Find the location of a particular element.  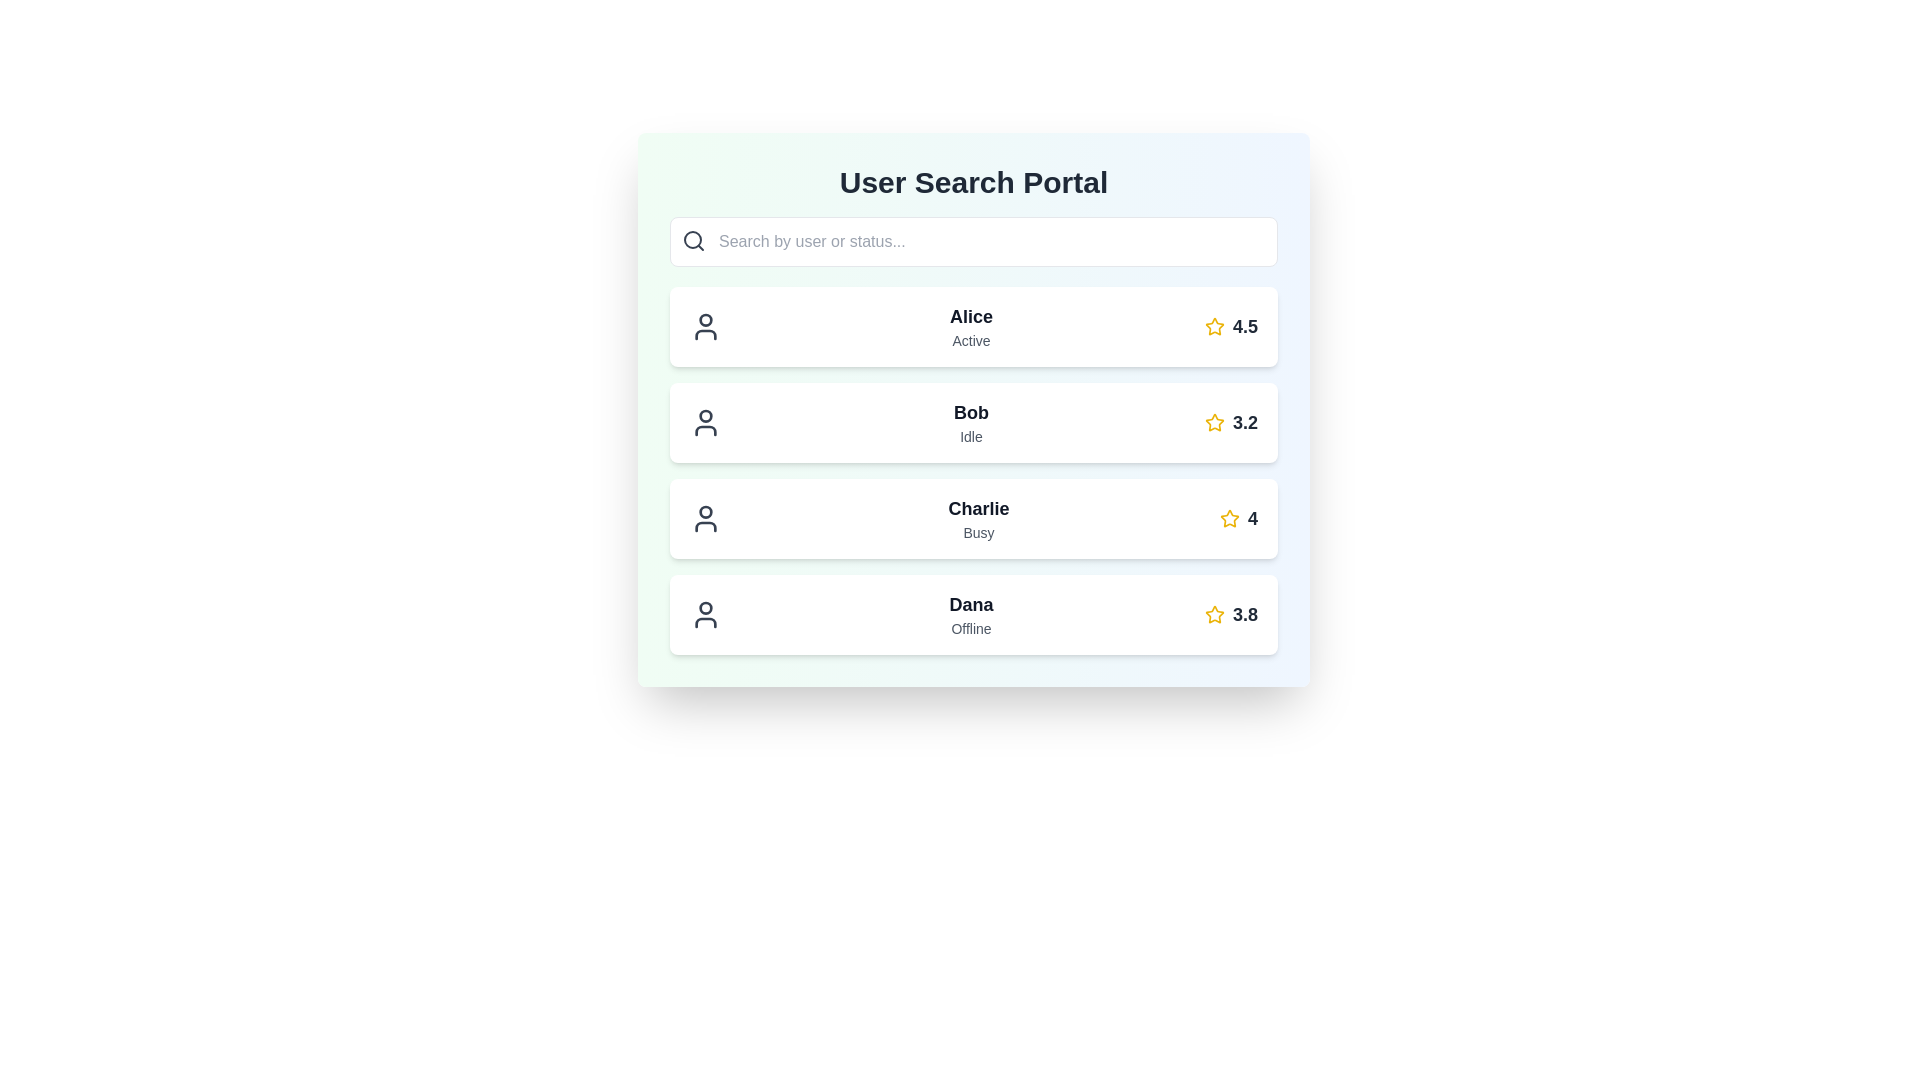

the rating indicator icon located next to the numeric value for user 'Charlie' is located at coordinates (1228, 517).